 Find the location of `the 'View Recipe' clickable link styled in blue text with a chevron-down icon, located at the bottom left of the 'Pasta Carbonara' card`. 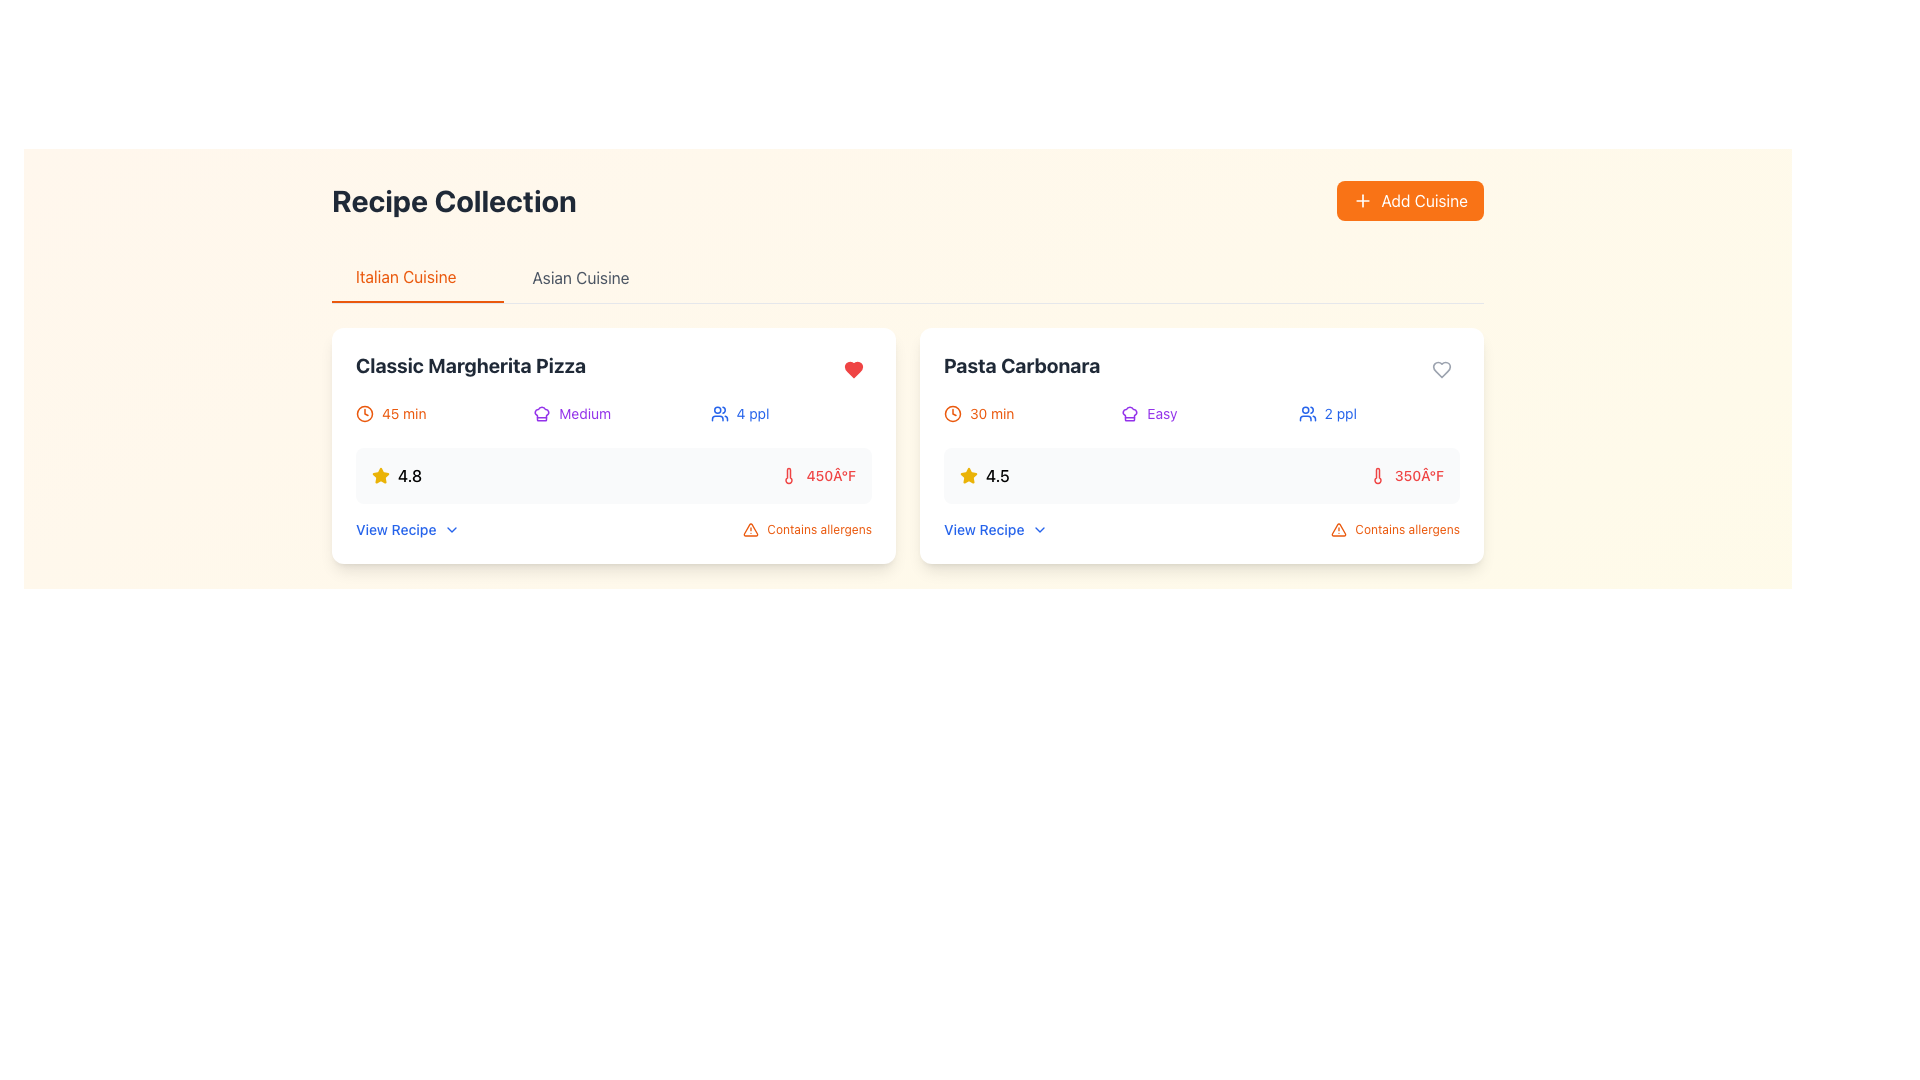

the 'View Recipe' clickable link styled in blue text with a chevron-down icon, located at the bottom left of the 'Pasta Carbonara' card is located at coordinates (996, 528).